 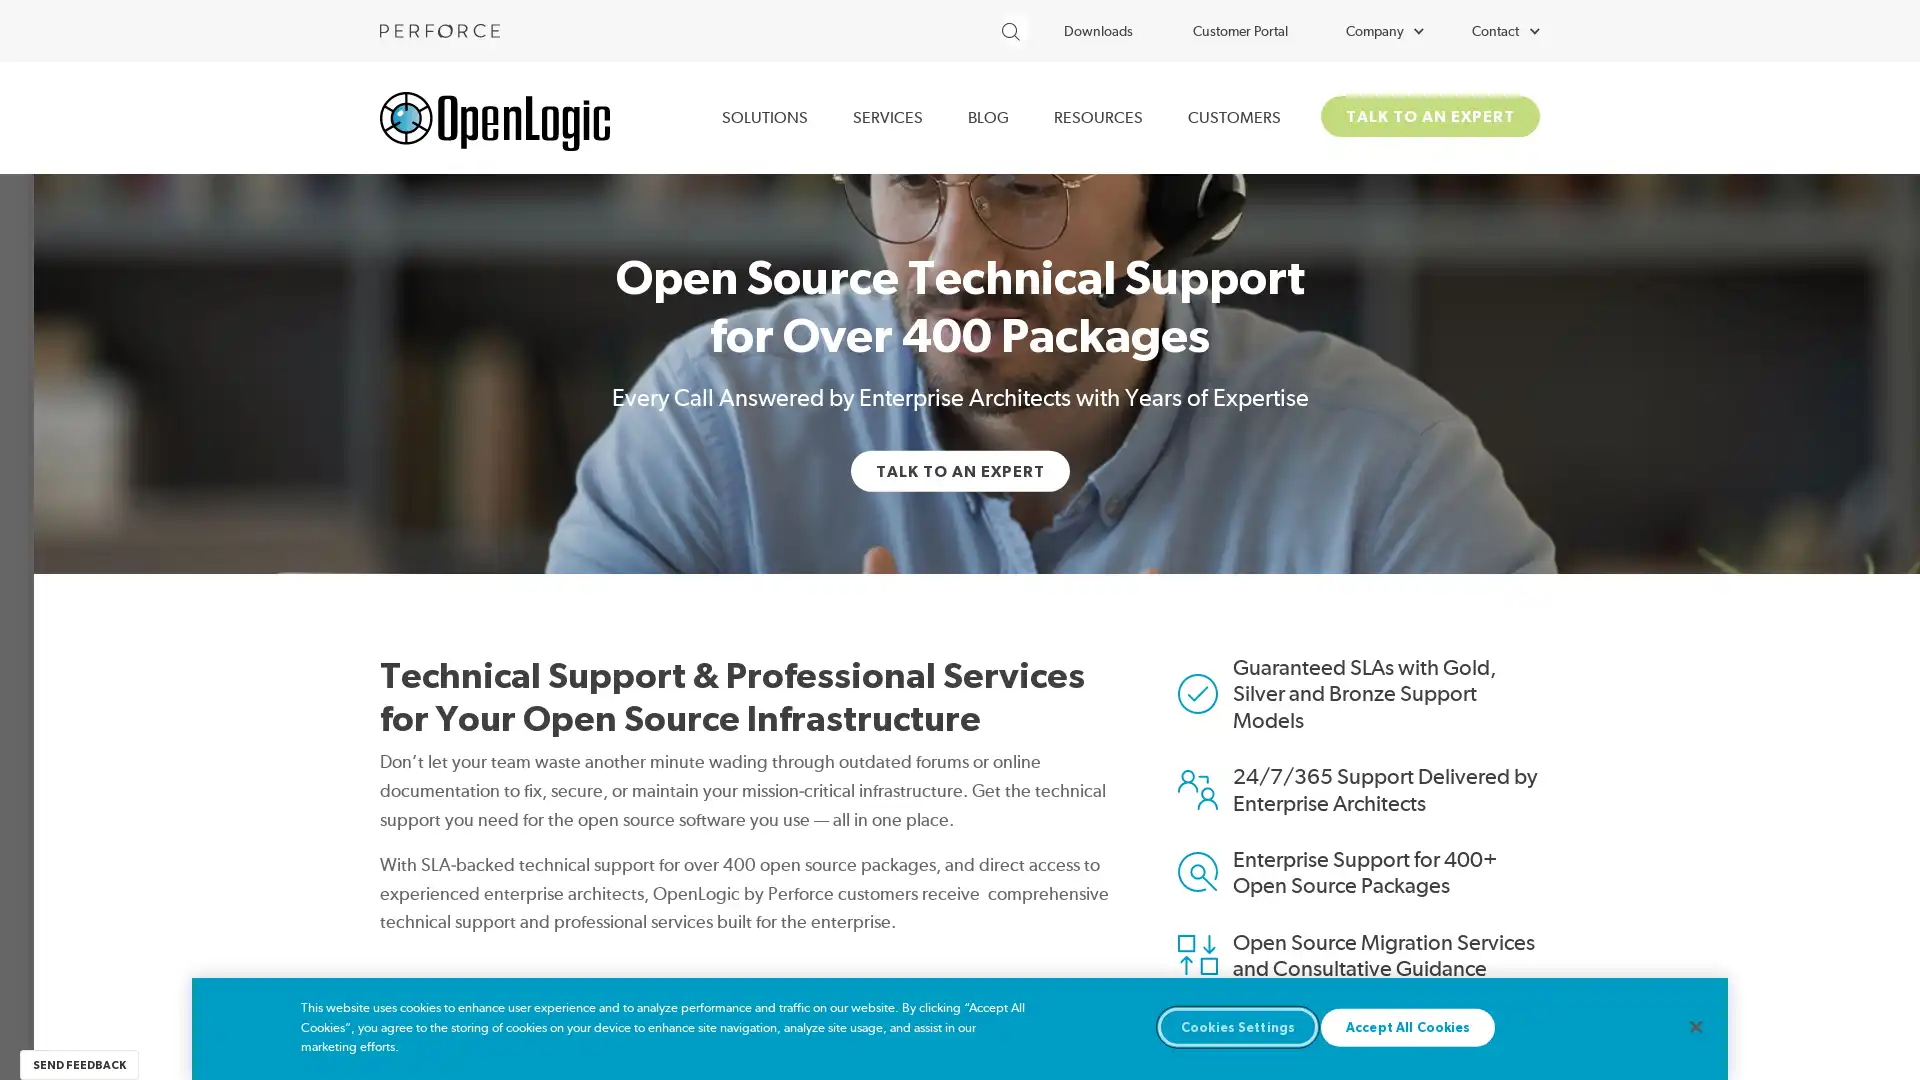 I want to click on Close, so click(x=1694, y=1026).